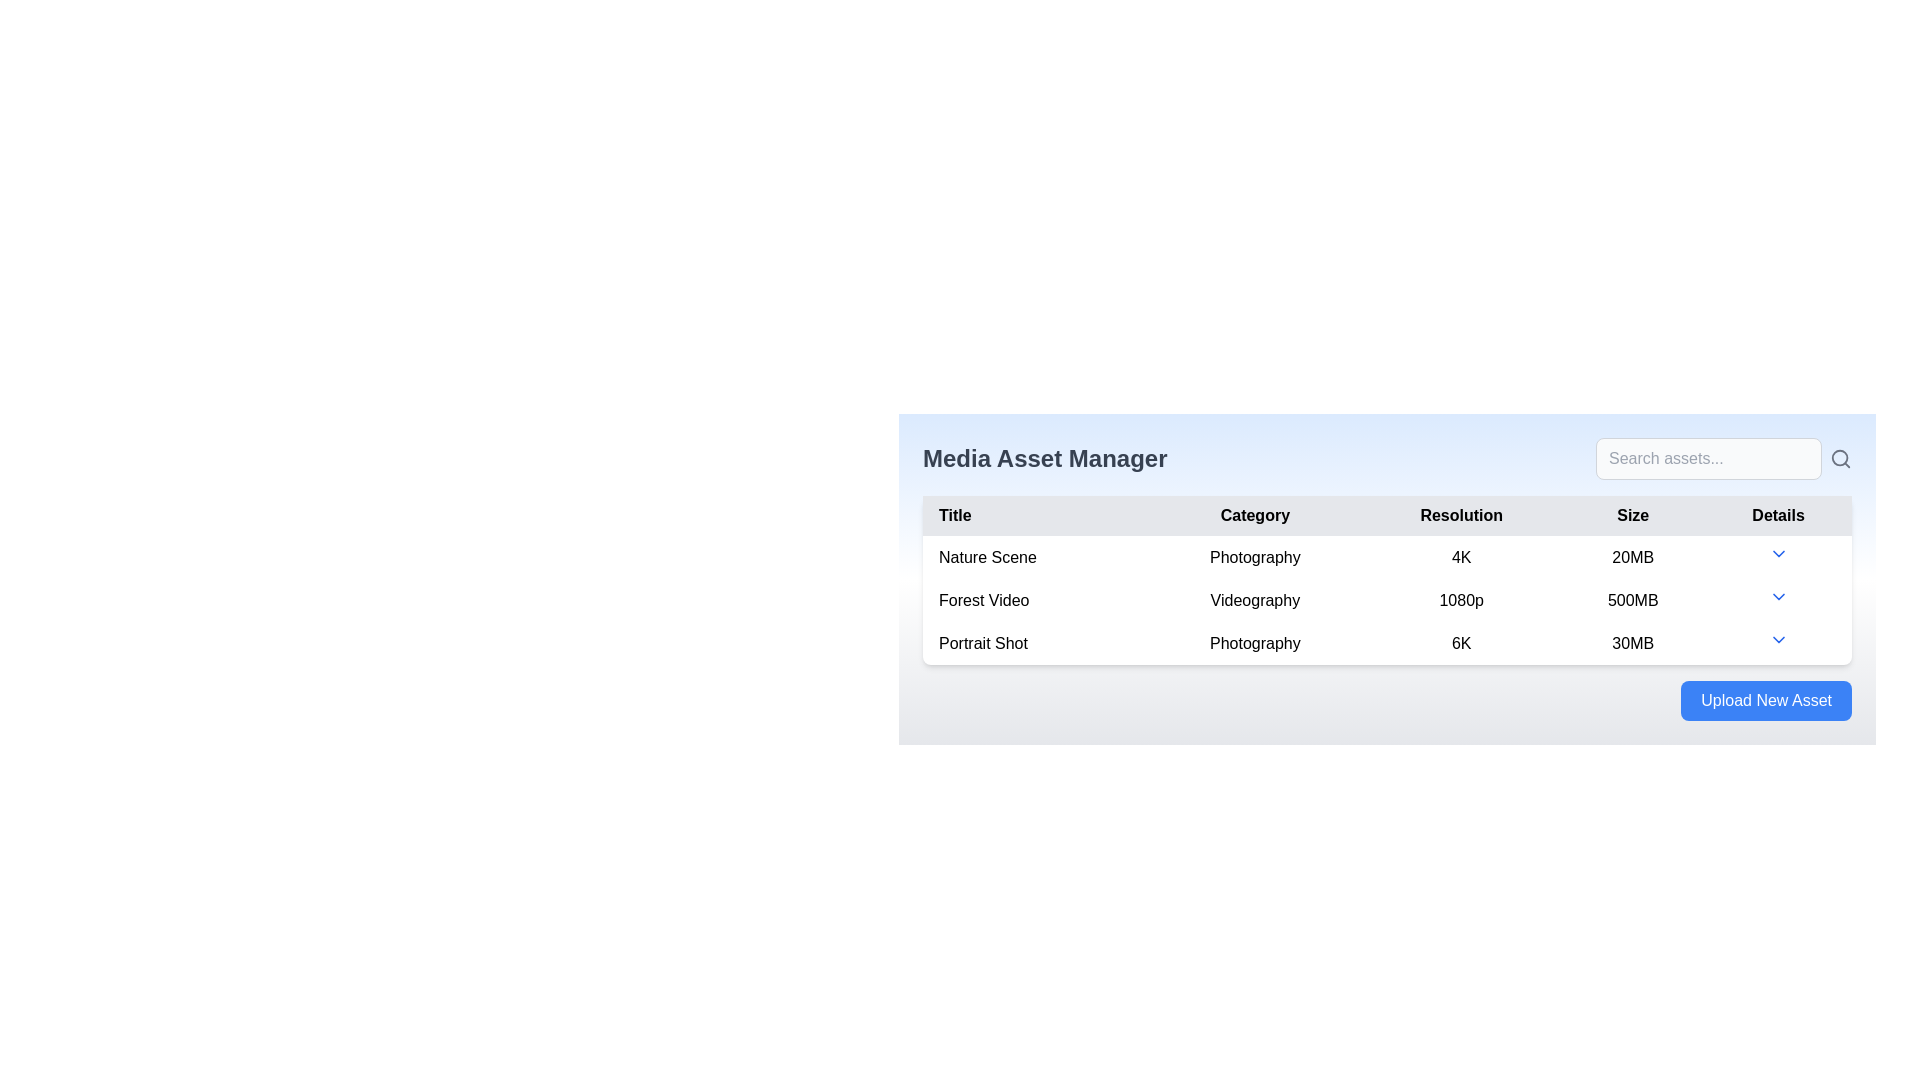  What do you see at coordinates (1840, 458) in the screenshot?
I see `the decorative graphic within the search icon, which is a circular graphic styled as part of a magnifying glass in the search-related button` at bounding box center [1840, 458].